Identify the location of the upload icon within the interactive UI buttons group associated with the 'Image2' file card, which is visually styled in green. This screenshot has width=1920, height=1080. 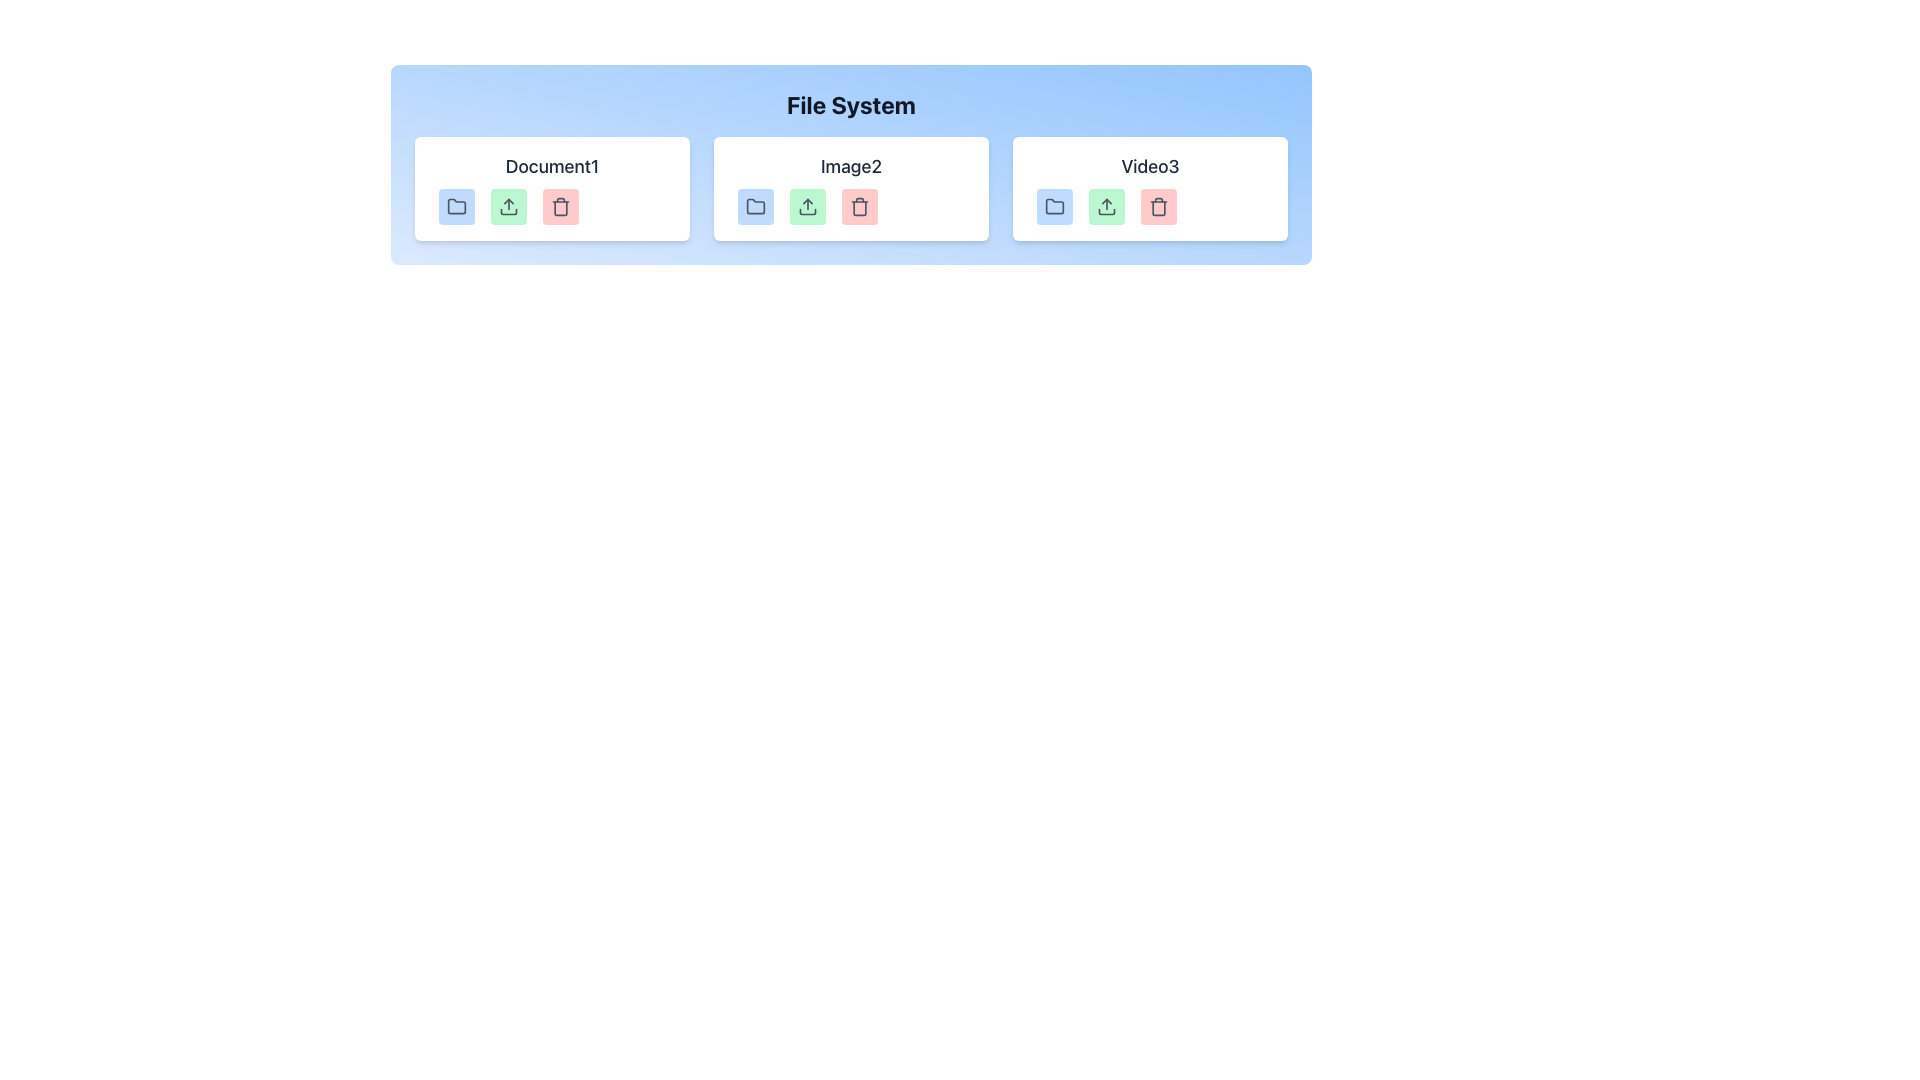
(851, 207).